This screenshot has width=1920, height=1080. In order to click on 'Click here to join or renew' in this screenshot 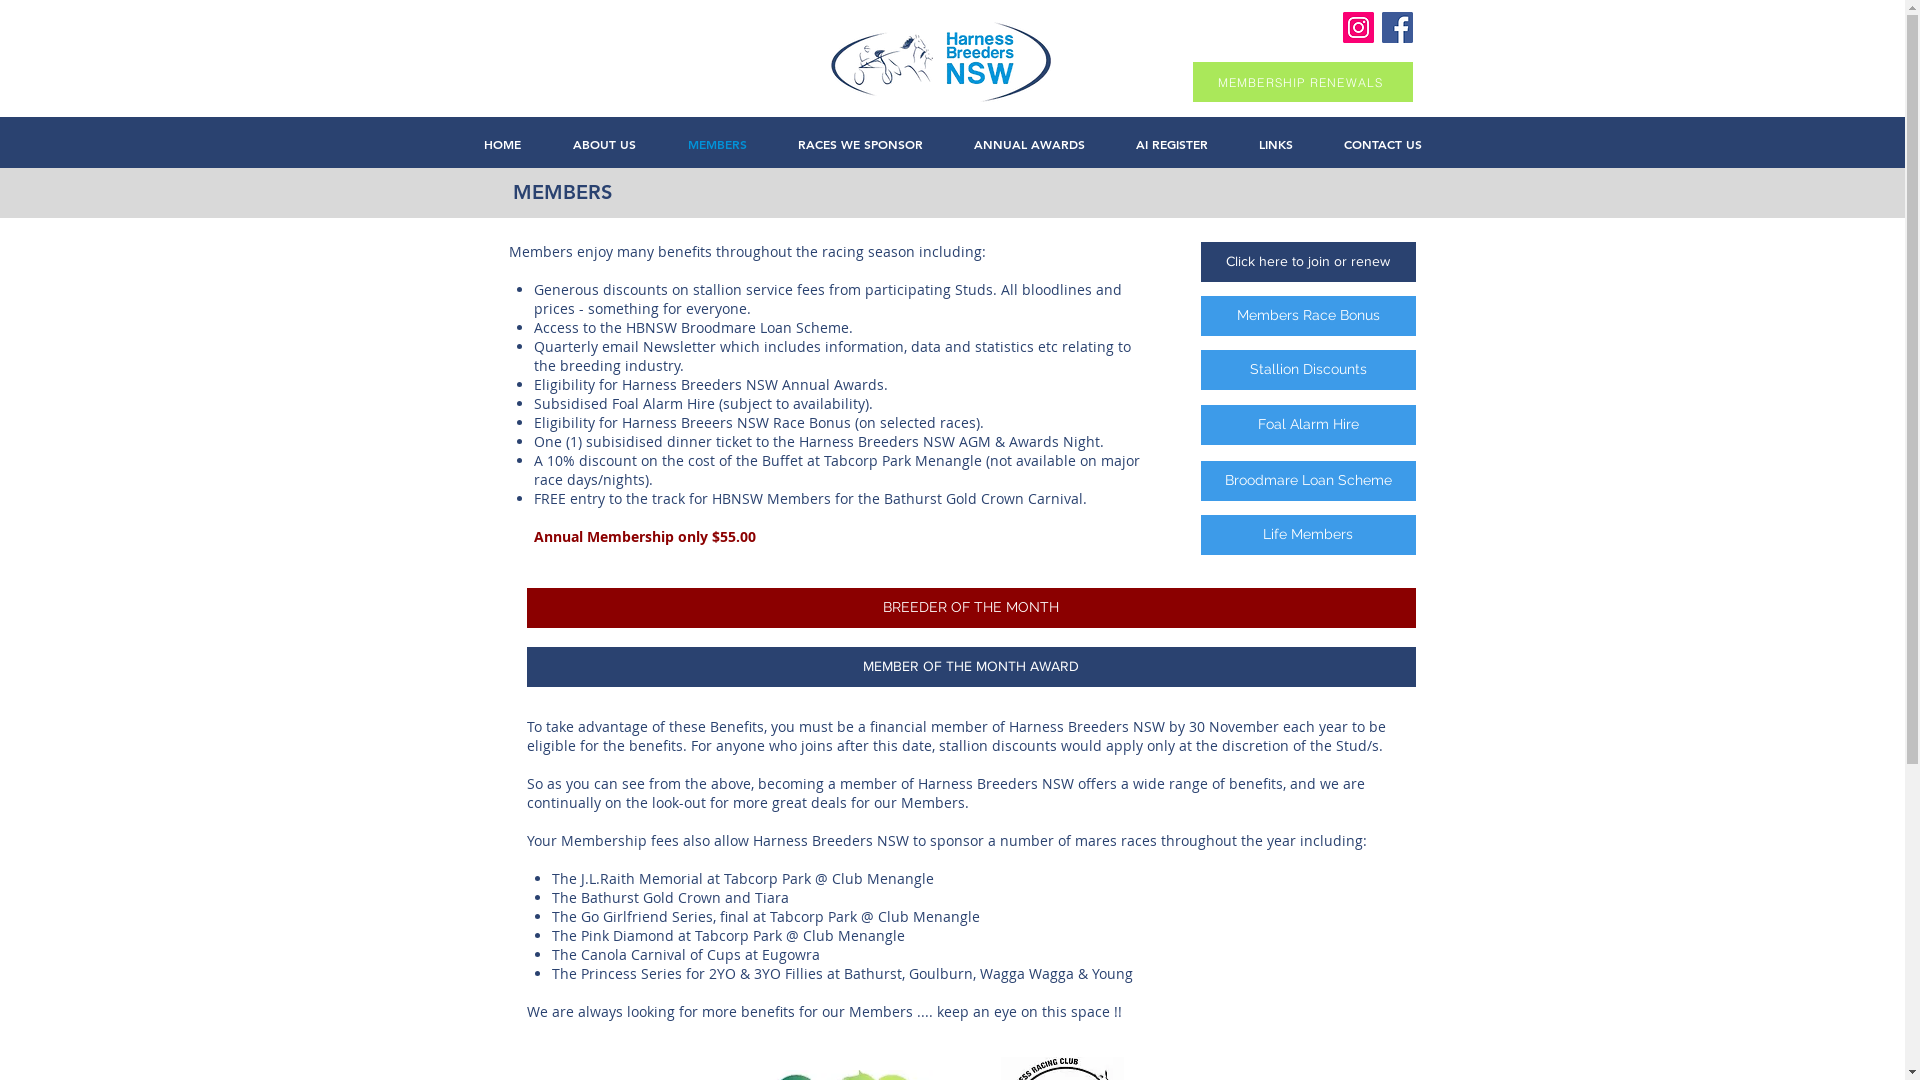, I will do `click(1307, 261)`.